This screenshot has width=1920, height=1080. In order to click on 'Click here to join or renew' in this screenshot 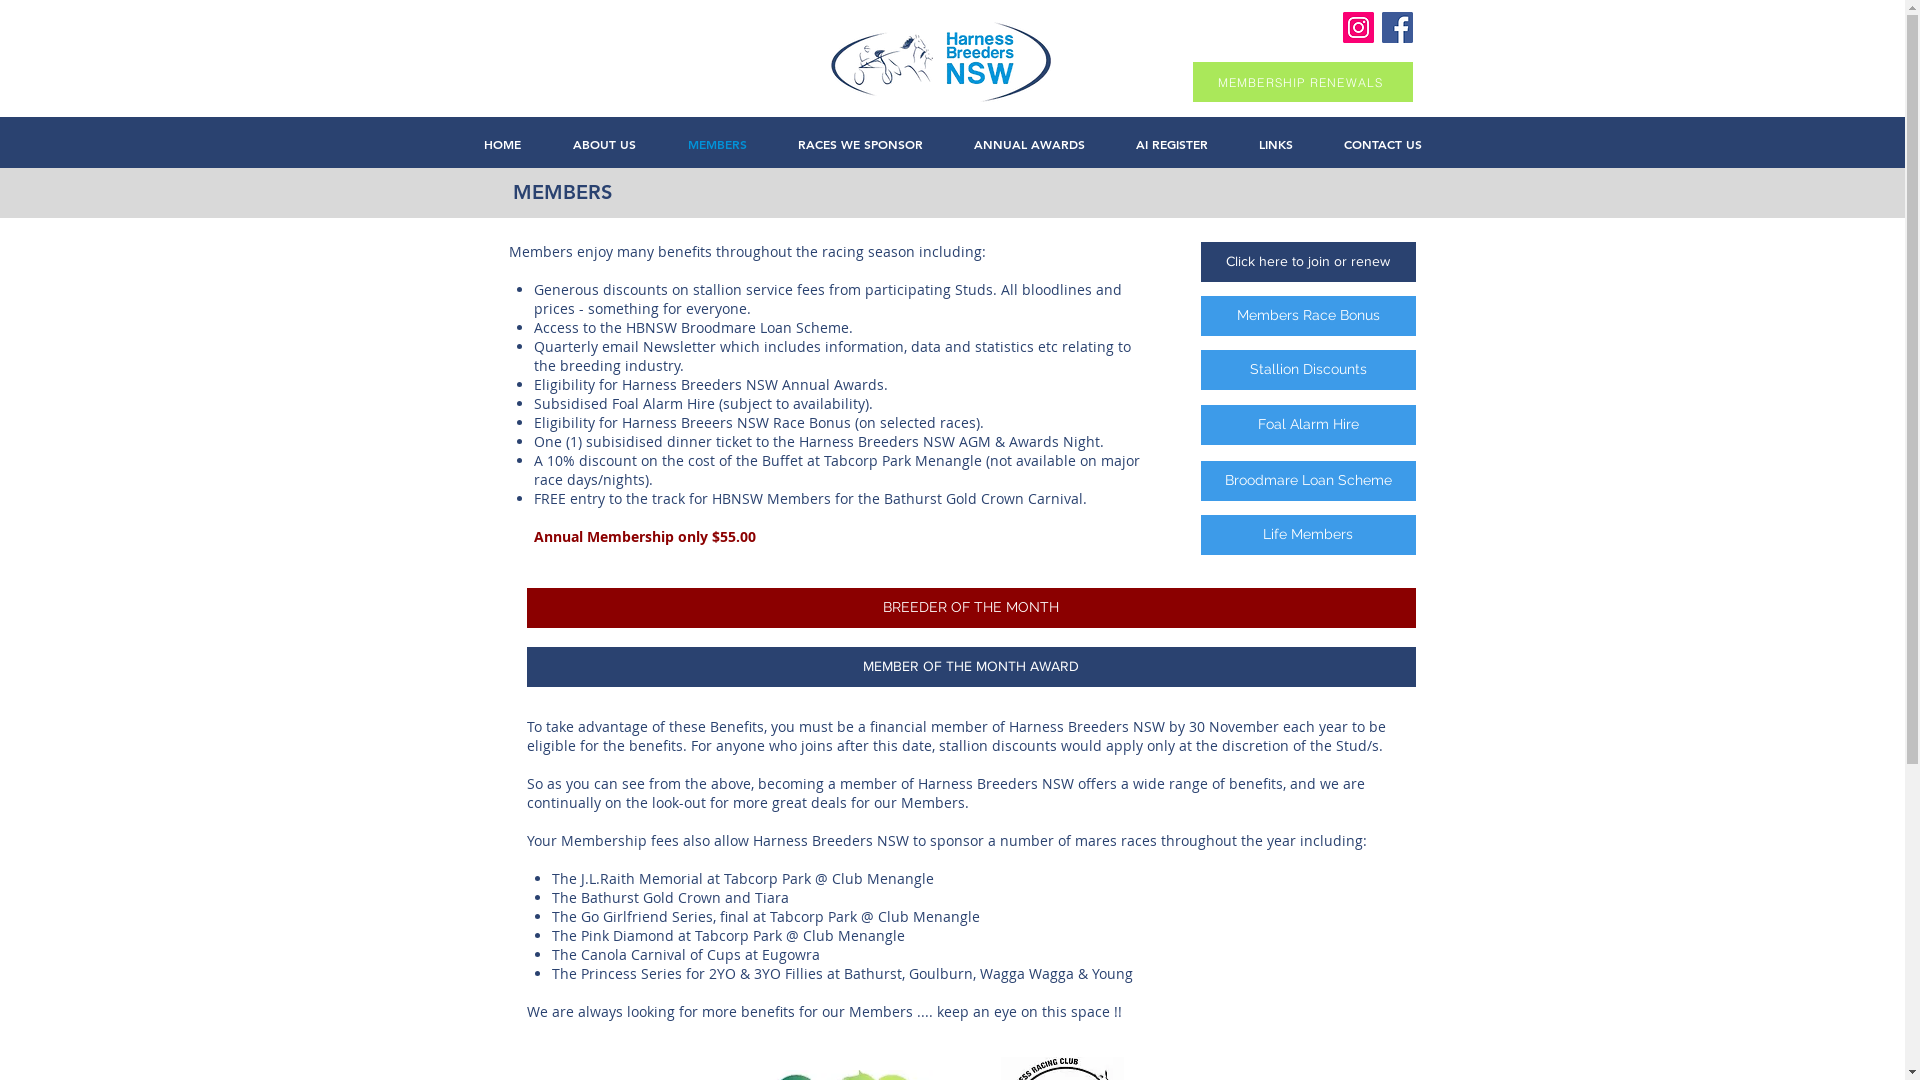, I will do `click(1307, 261)`.